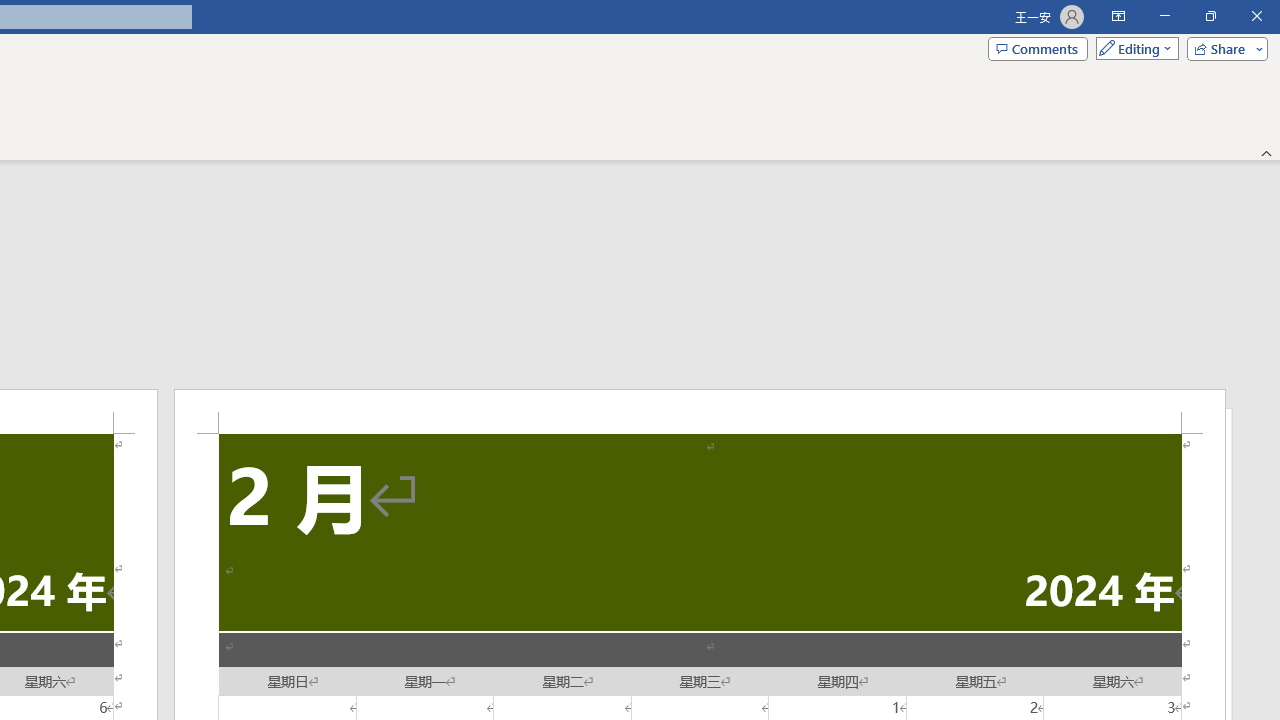  I want to click on 'Ribbon Display Options', so click(1117, 16).